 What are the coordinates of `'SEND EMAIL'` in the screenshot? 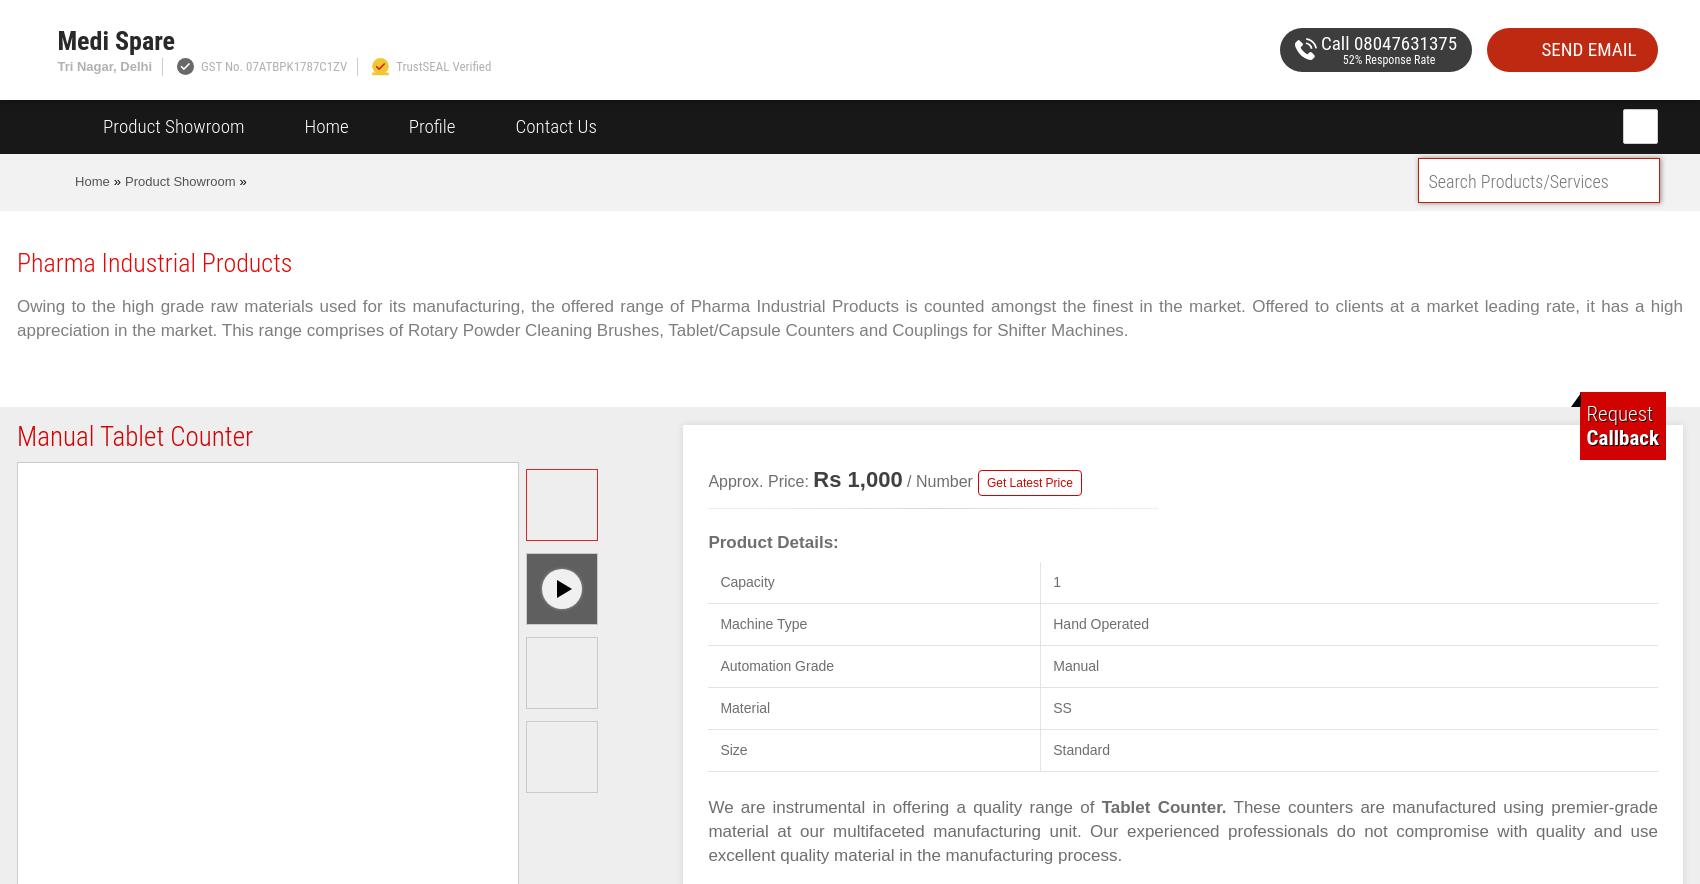 It's located at (1588, 47).